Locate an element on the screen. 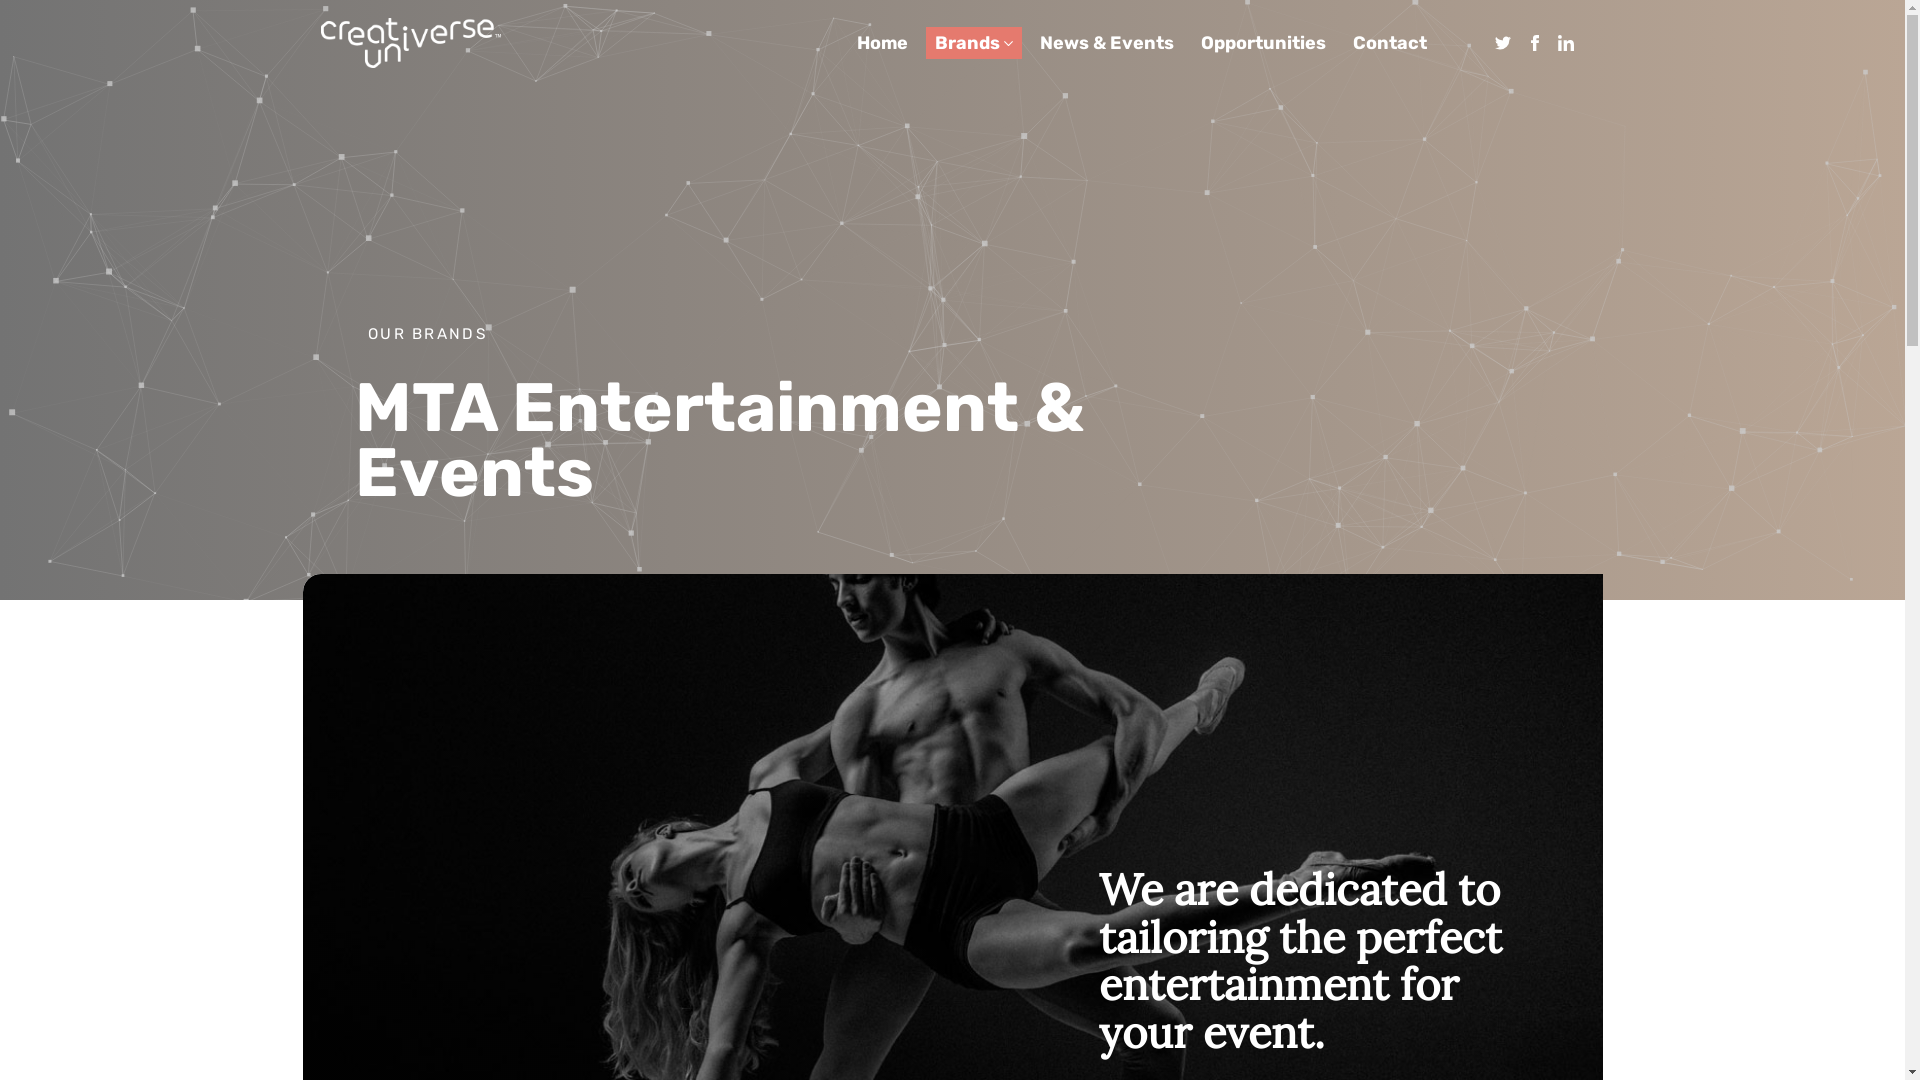 The height and width of the screenshot is (1080, 1920). 'Connect with us on Twitter' is located at coordinates (1502, 43).